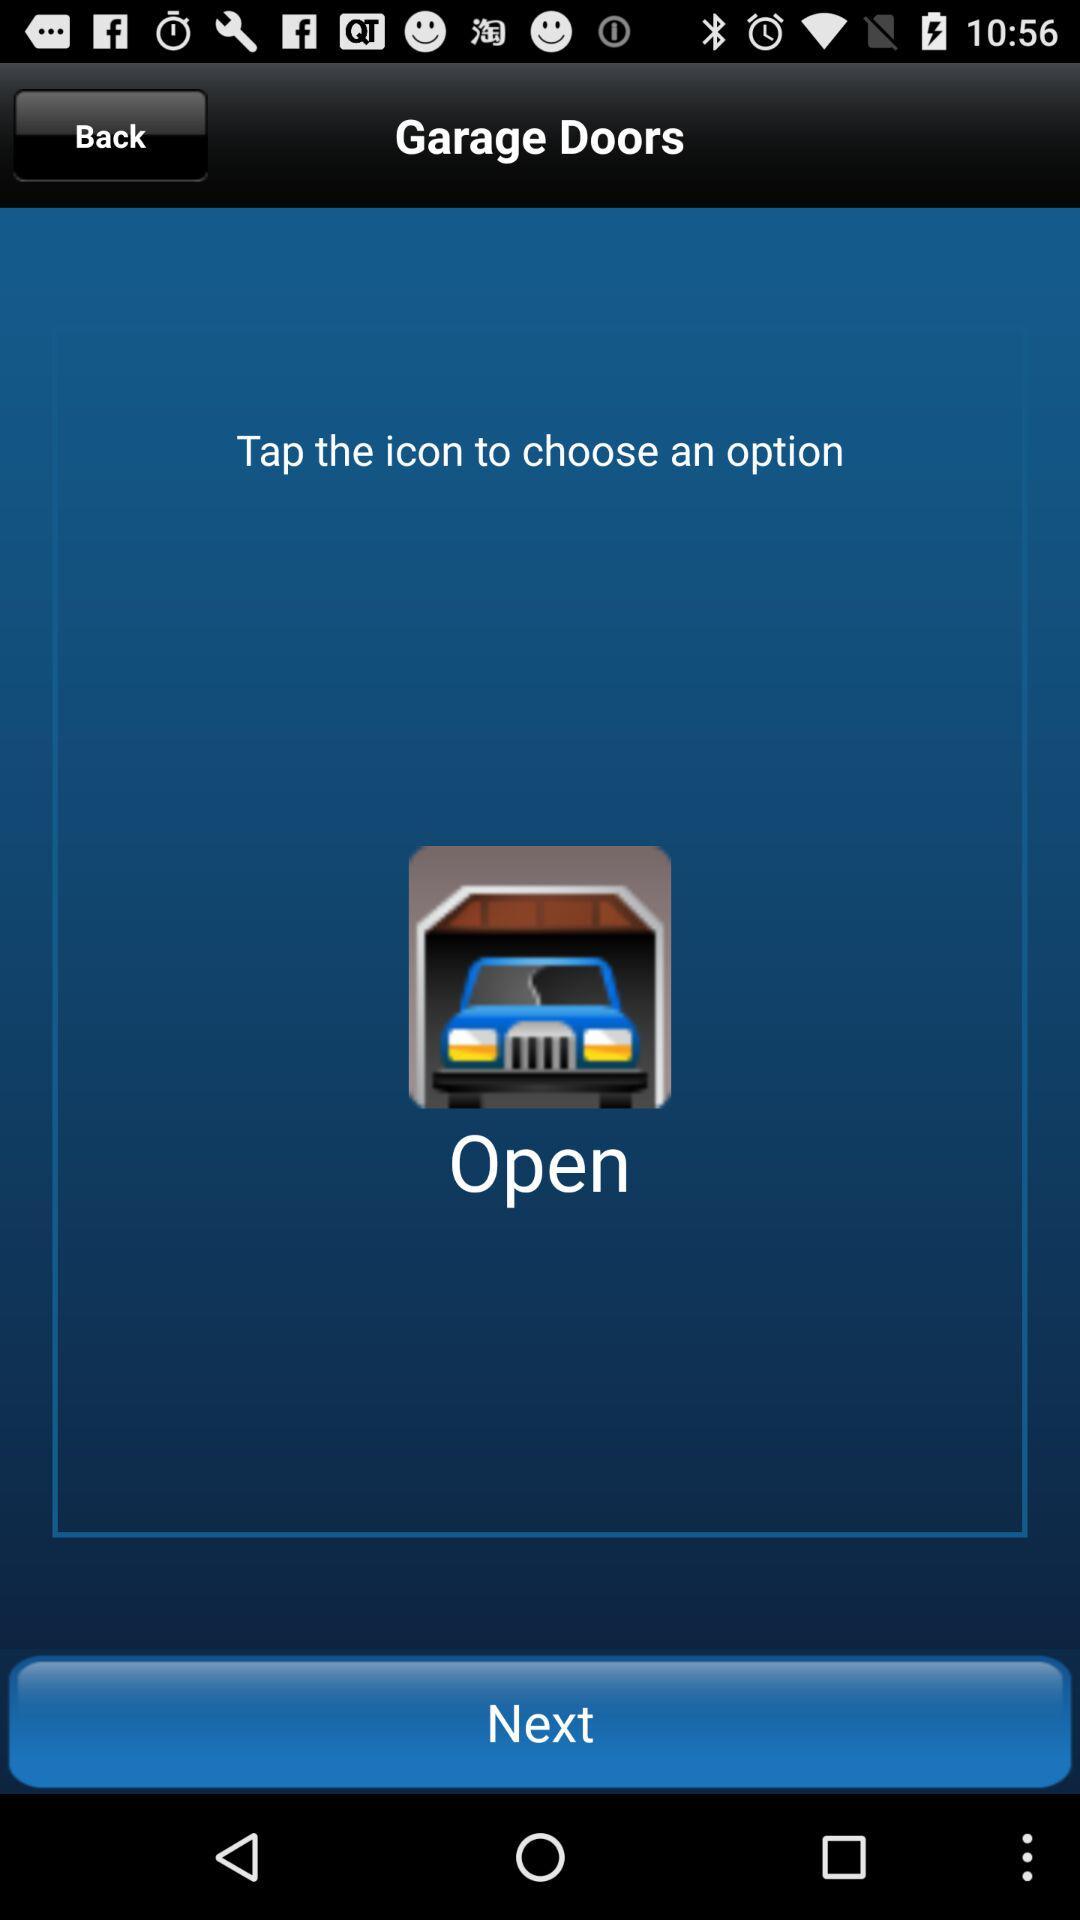 Image resolution: width=1080 pixels, height=1920 pixels. I want to click on the icon next to garage doors app, so click(110, 134).